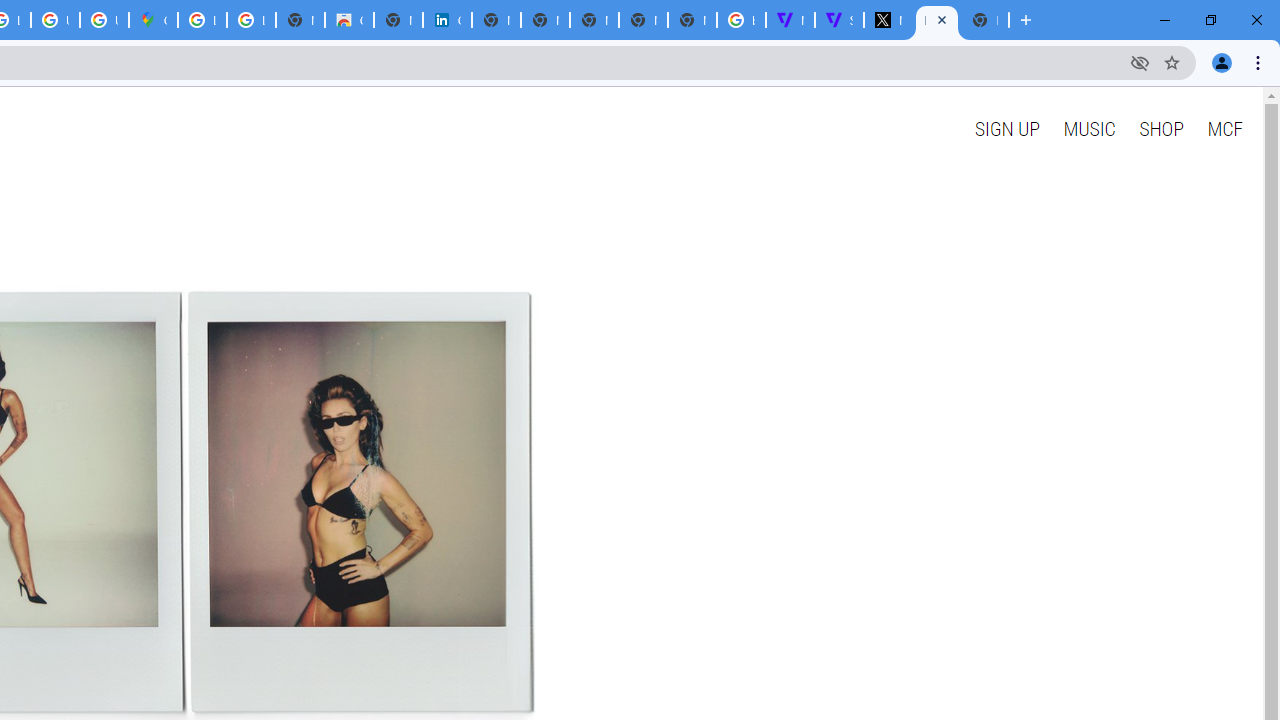 This screenshot has width=1280, height=720. I want to click on 'SHOP', so click(1161, 128).